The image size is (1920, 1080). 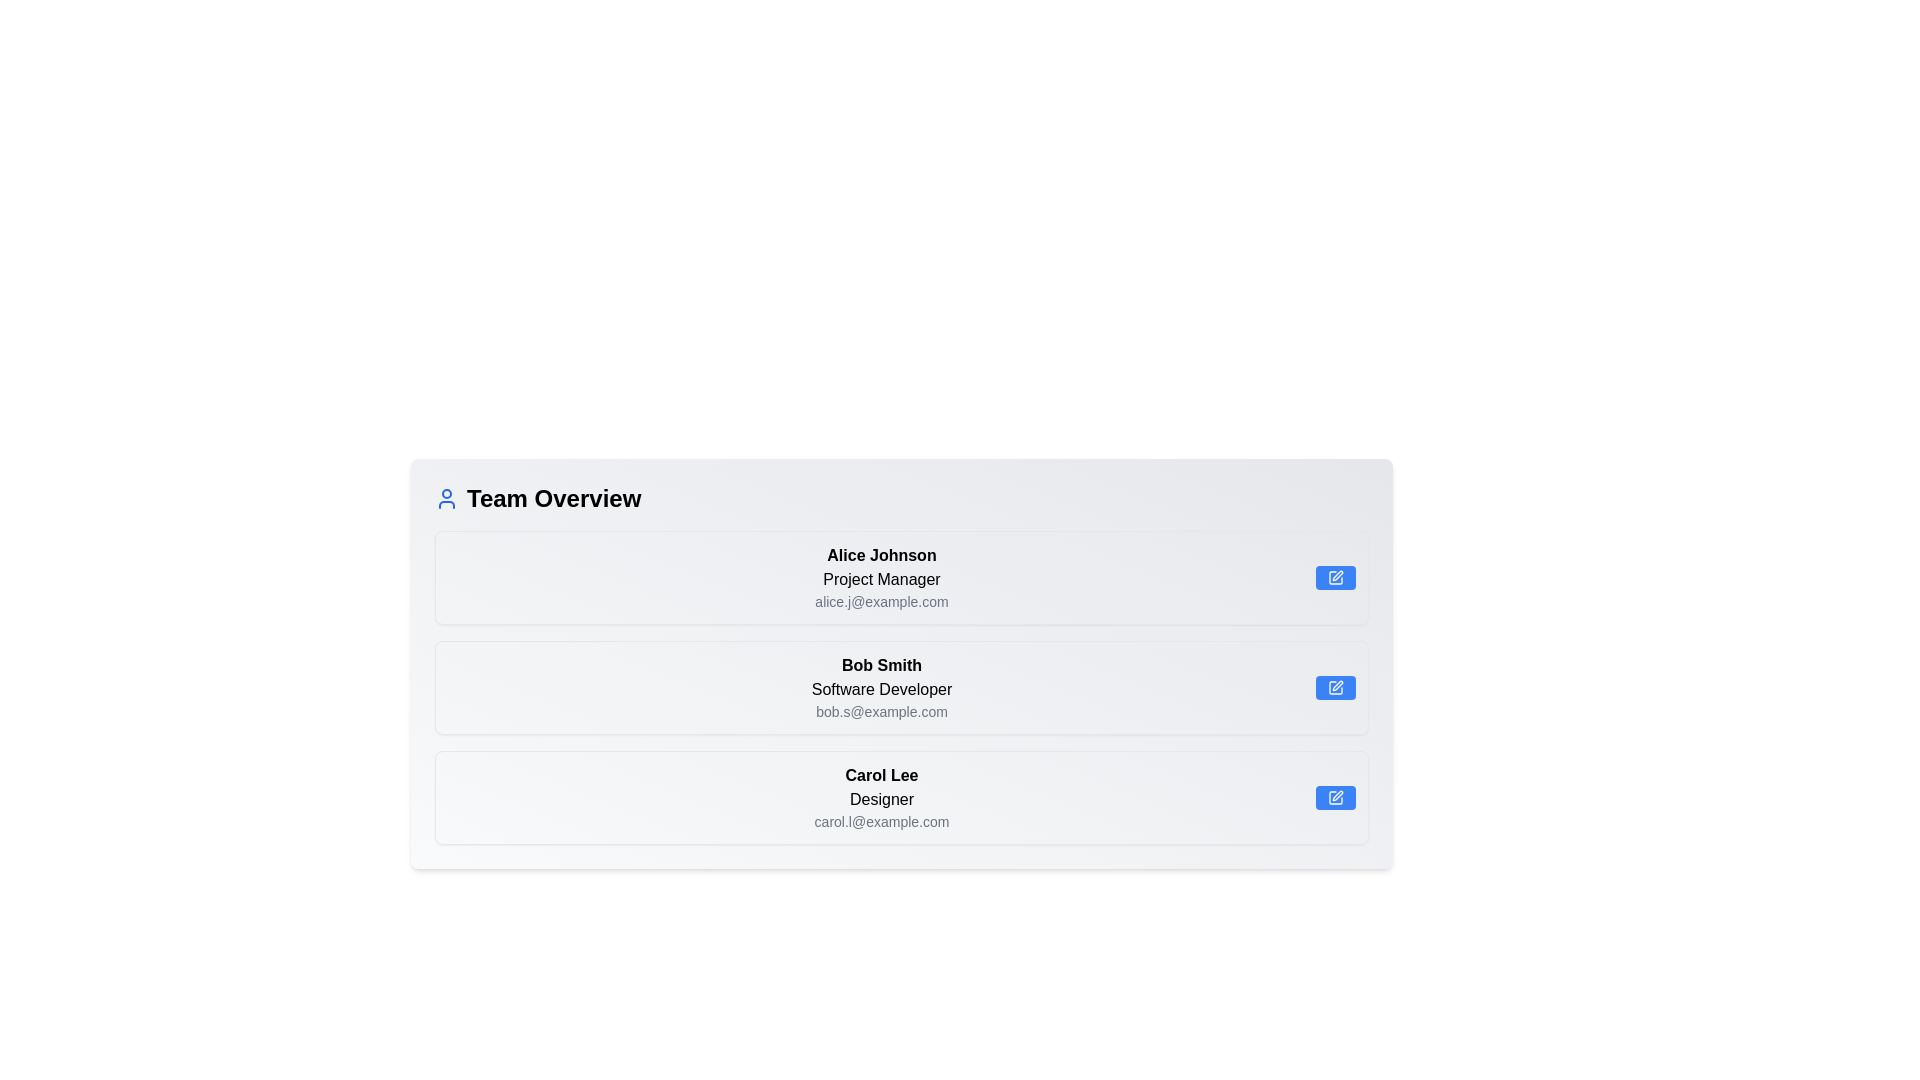 What do you see at coordinates (881, 686) in the screenshot?
I see `the second informational text display panel that presents user details, including name, role, and contact information` at bounding box center [881, 686].